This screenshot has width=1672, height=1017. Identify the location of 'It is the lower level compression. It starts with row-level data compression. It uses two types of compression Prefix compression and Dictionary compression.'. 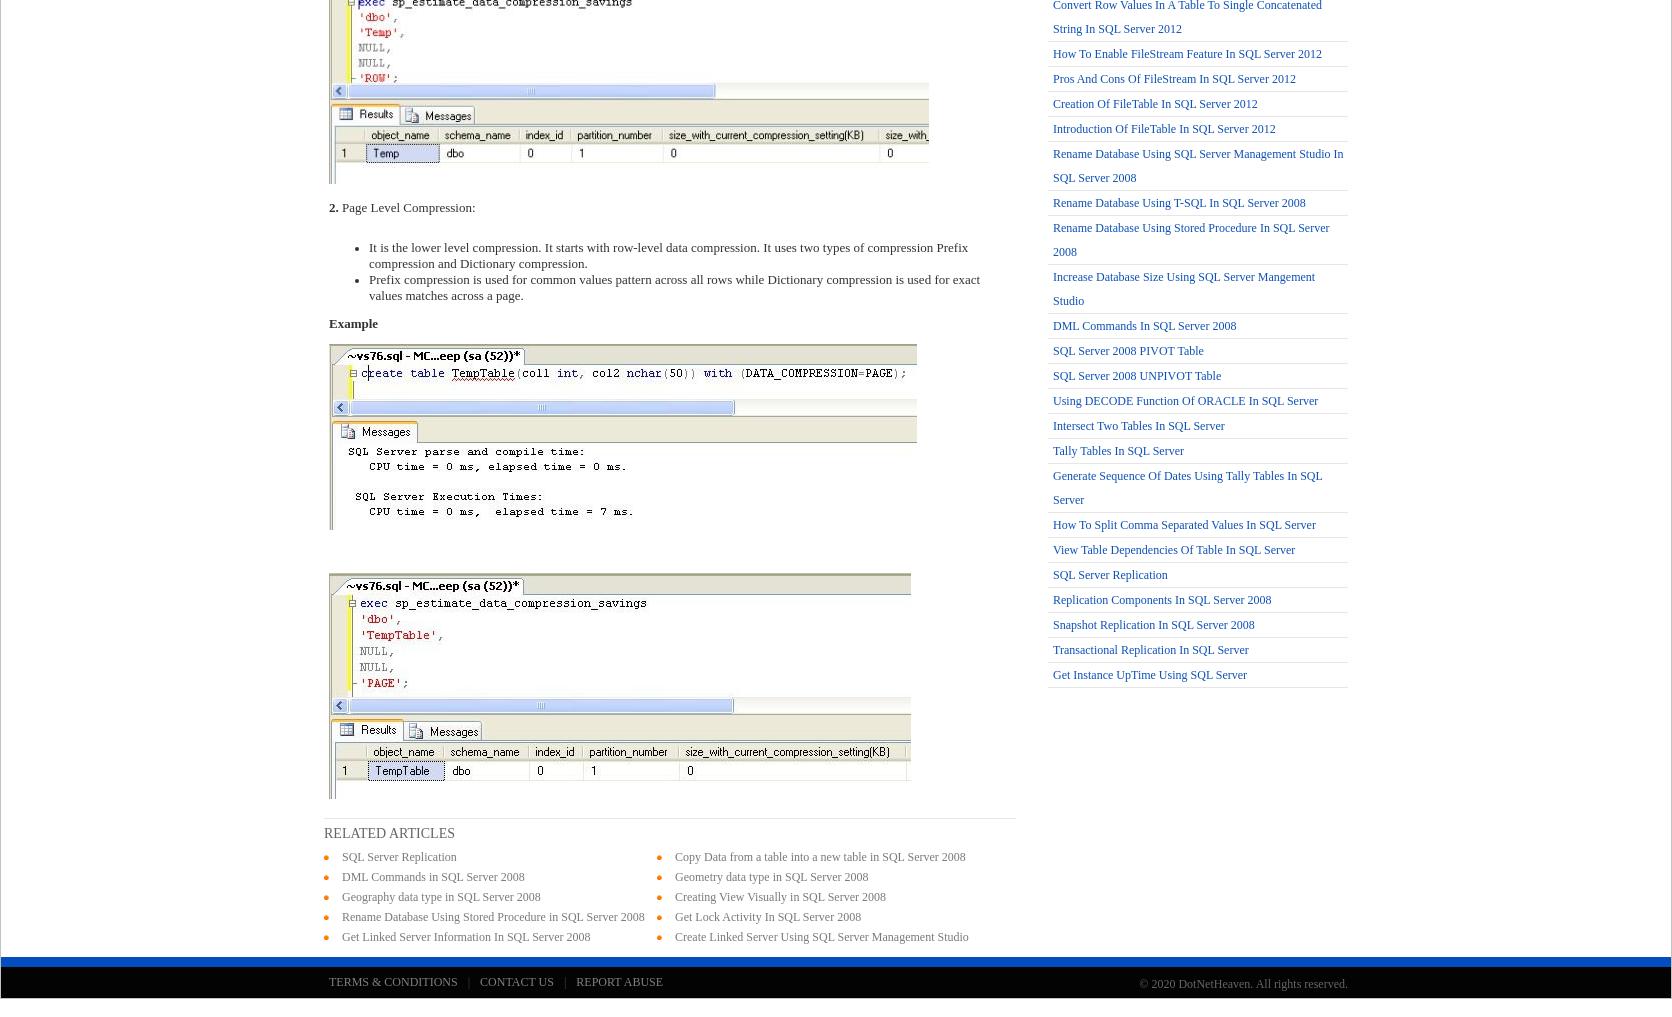
(668, 254).